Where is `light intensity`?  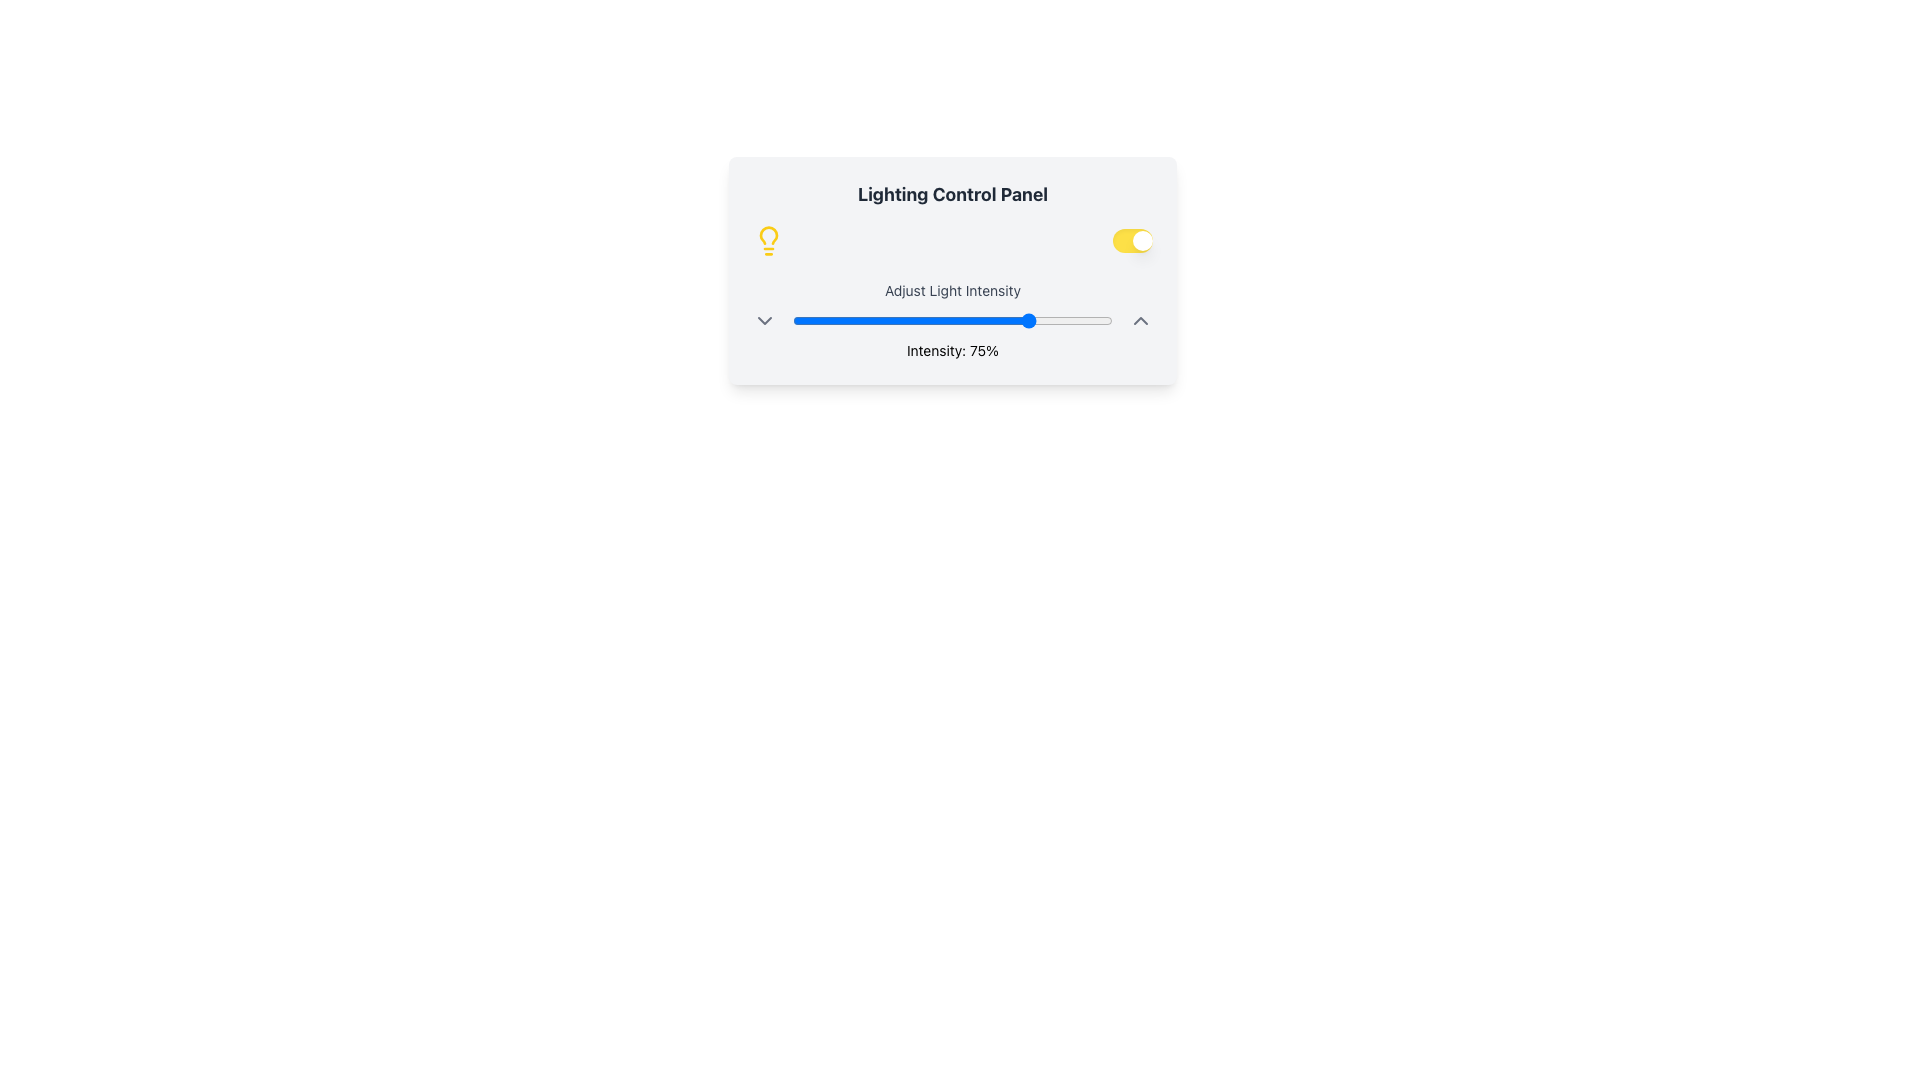 light intensity is located at coordinates (887, 319).